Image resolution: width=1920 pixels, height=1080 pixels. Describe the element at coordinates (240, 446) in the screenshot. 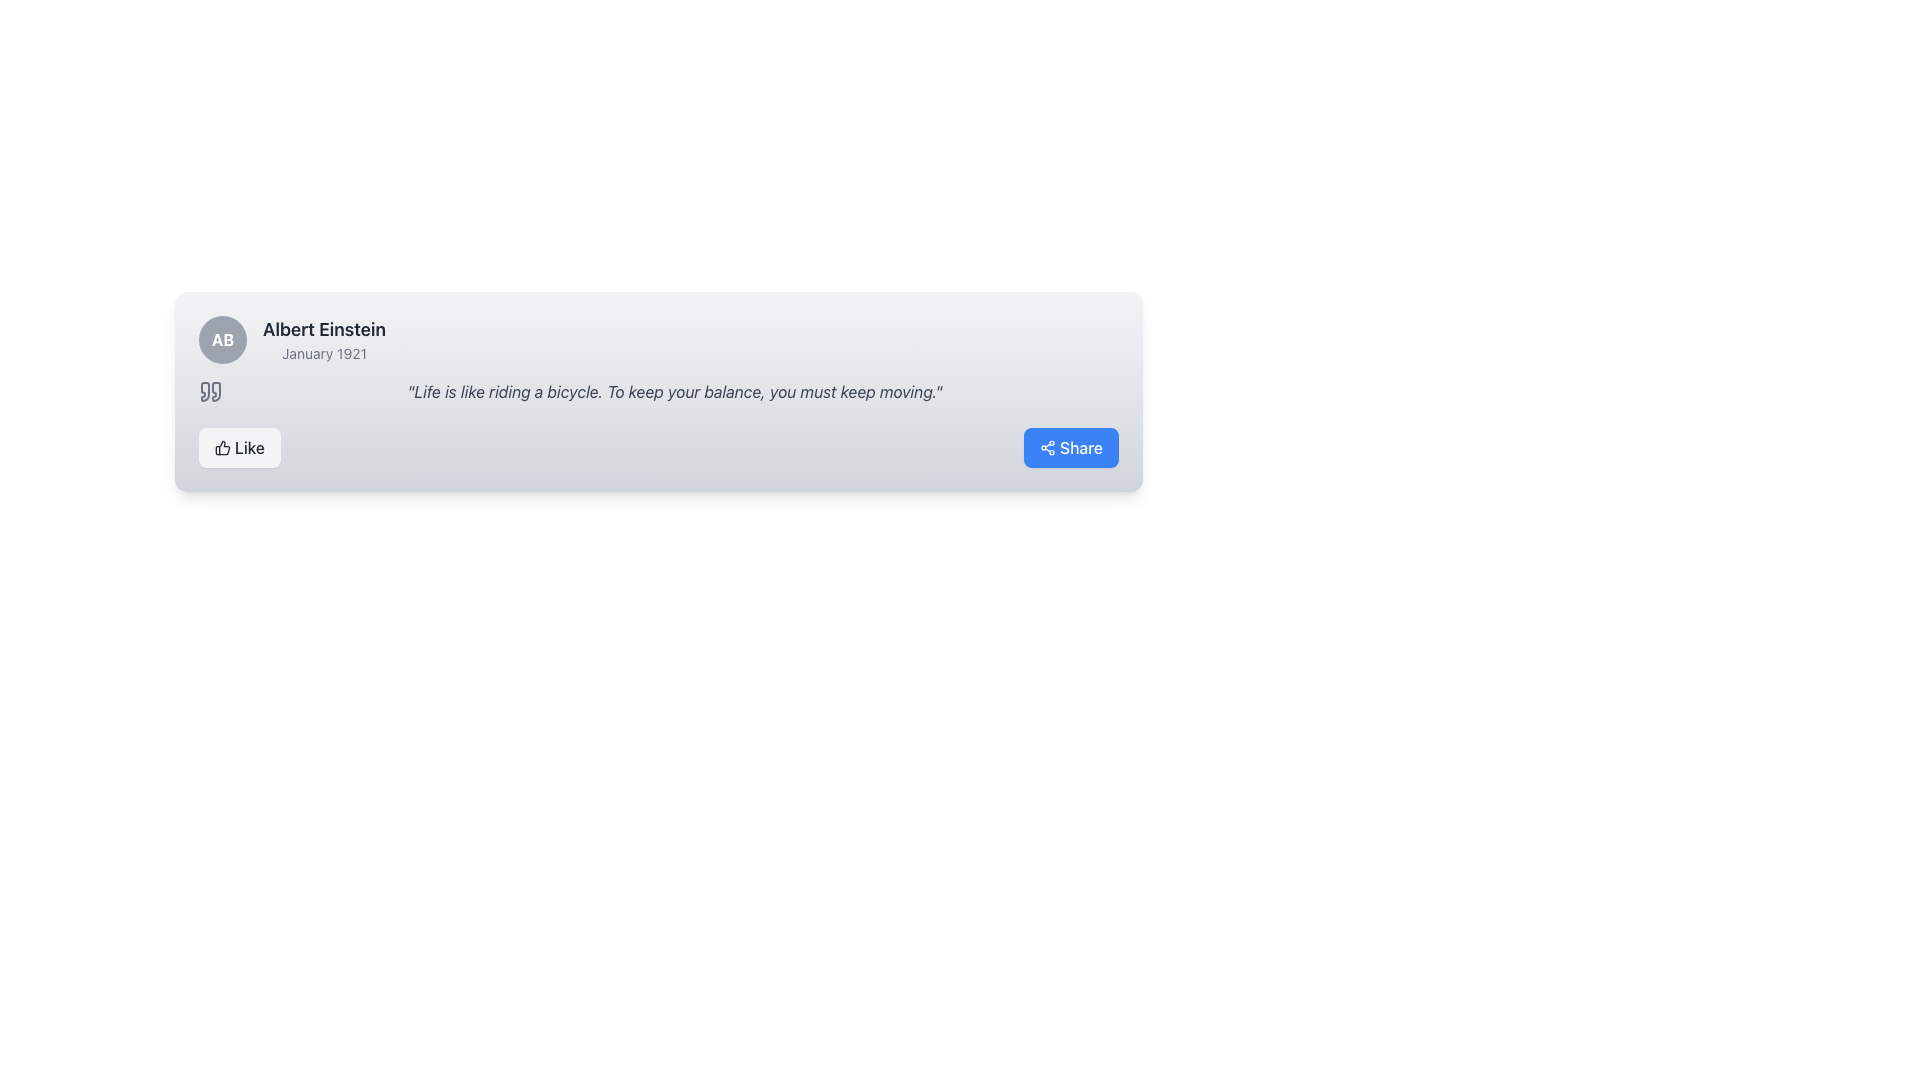

I see `the 'Like' button located at the bottom left of the card` at that location.